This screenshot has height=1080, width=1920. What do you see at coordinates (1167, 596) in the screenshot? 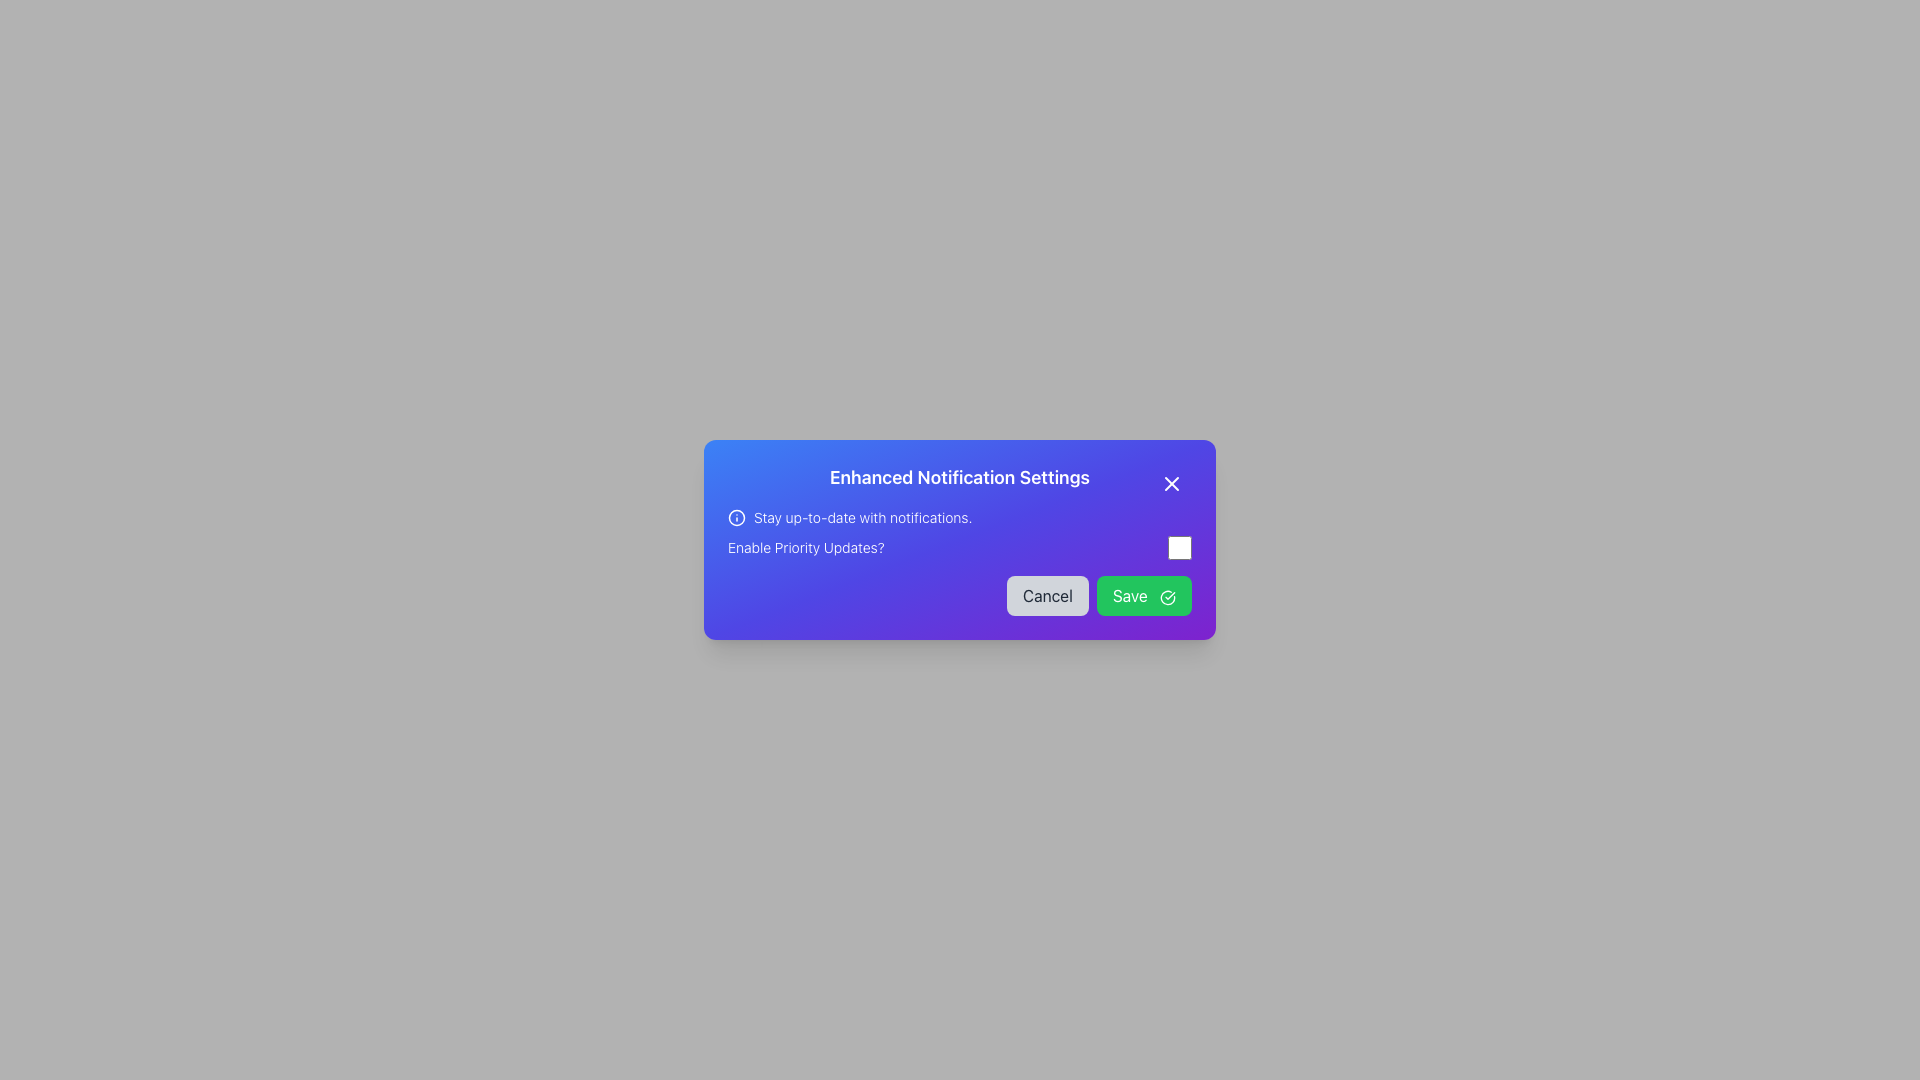
I see `the confirmation icon located within the green 'Save' button on the right side of the modal for visual feedback` at bounding box center [1167, 596].